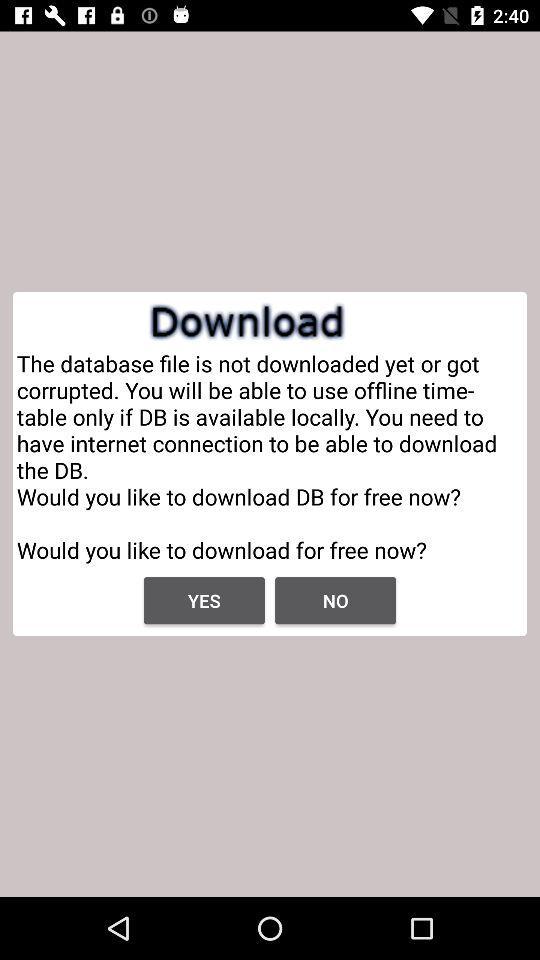  I want to click on the app below the the database file app, so click(203, 600).